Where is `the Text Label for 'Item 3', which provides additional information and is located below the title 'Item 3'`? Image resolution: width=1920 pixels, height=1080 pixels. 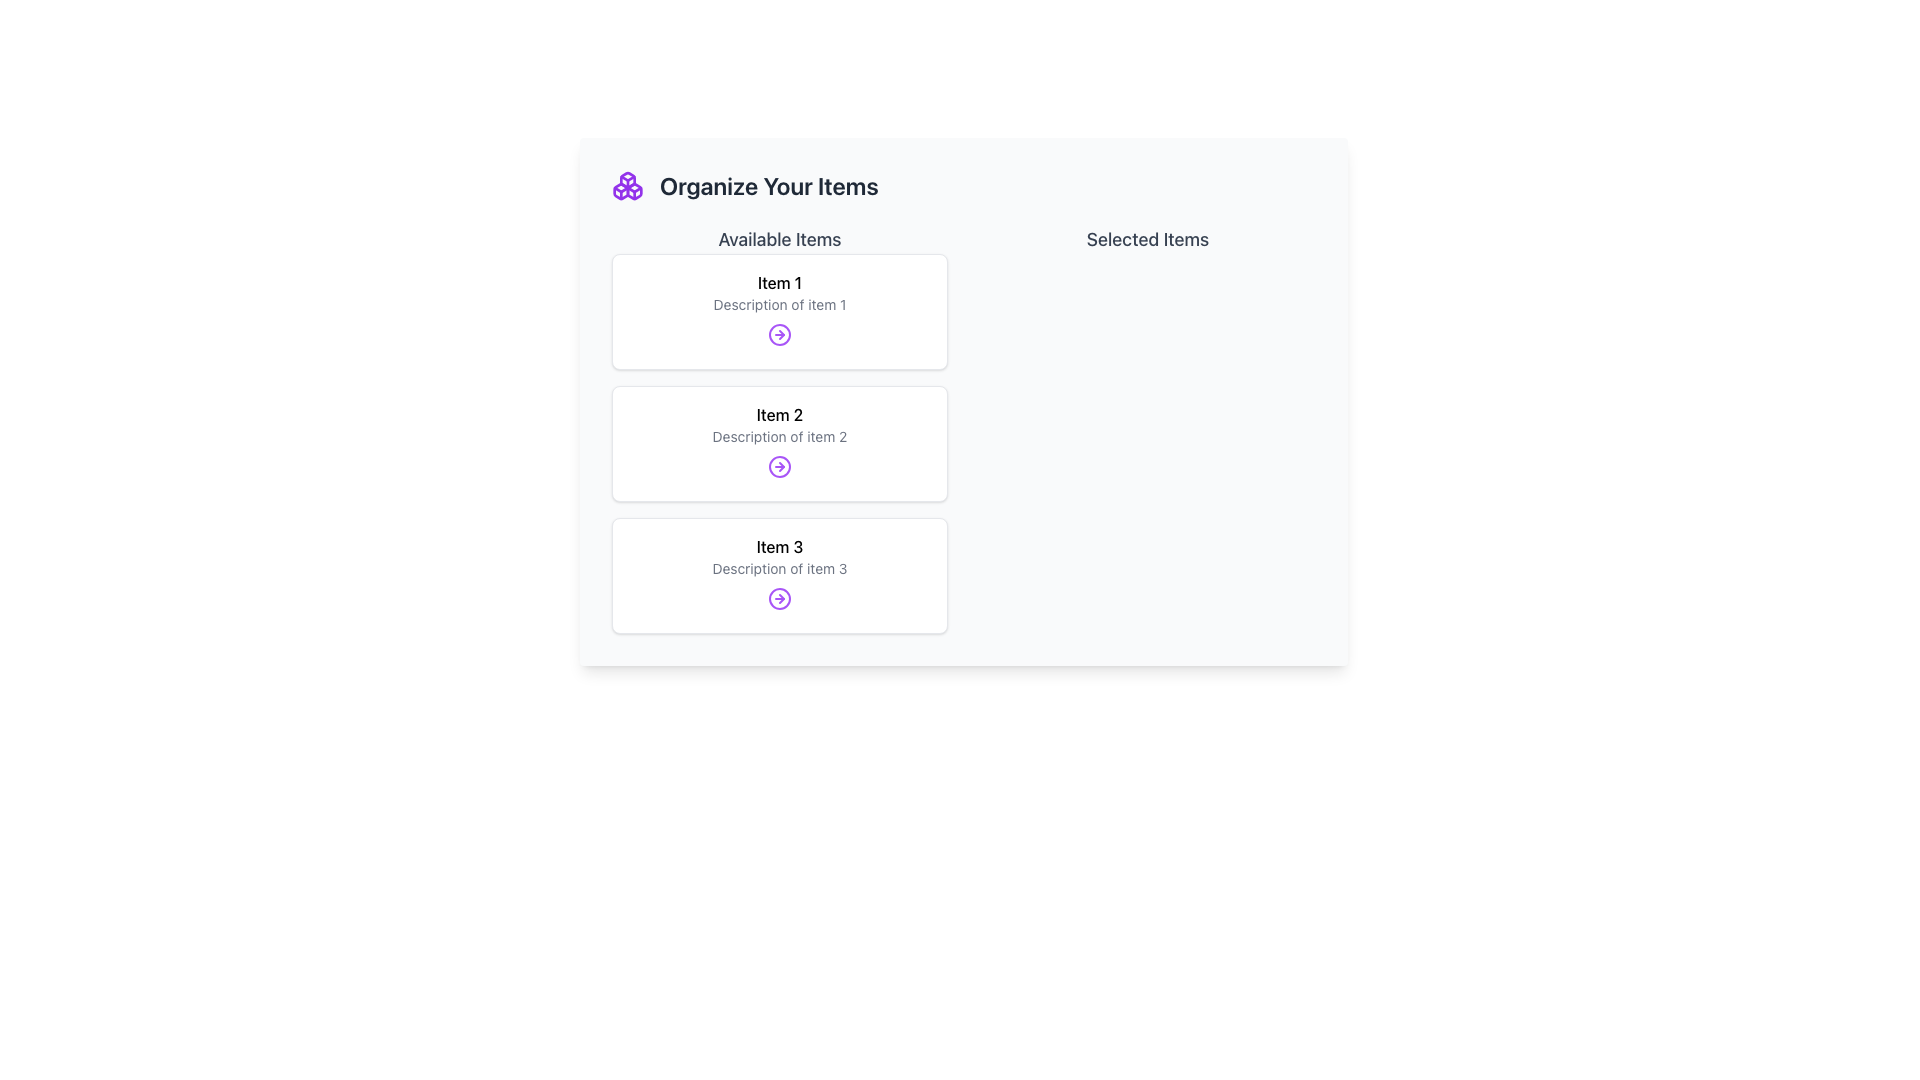 the Text Label for 'Item 3', which provides additional information and is located below the title 'Item 3' is located at coordinates (778, 569).